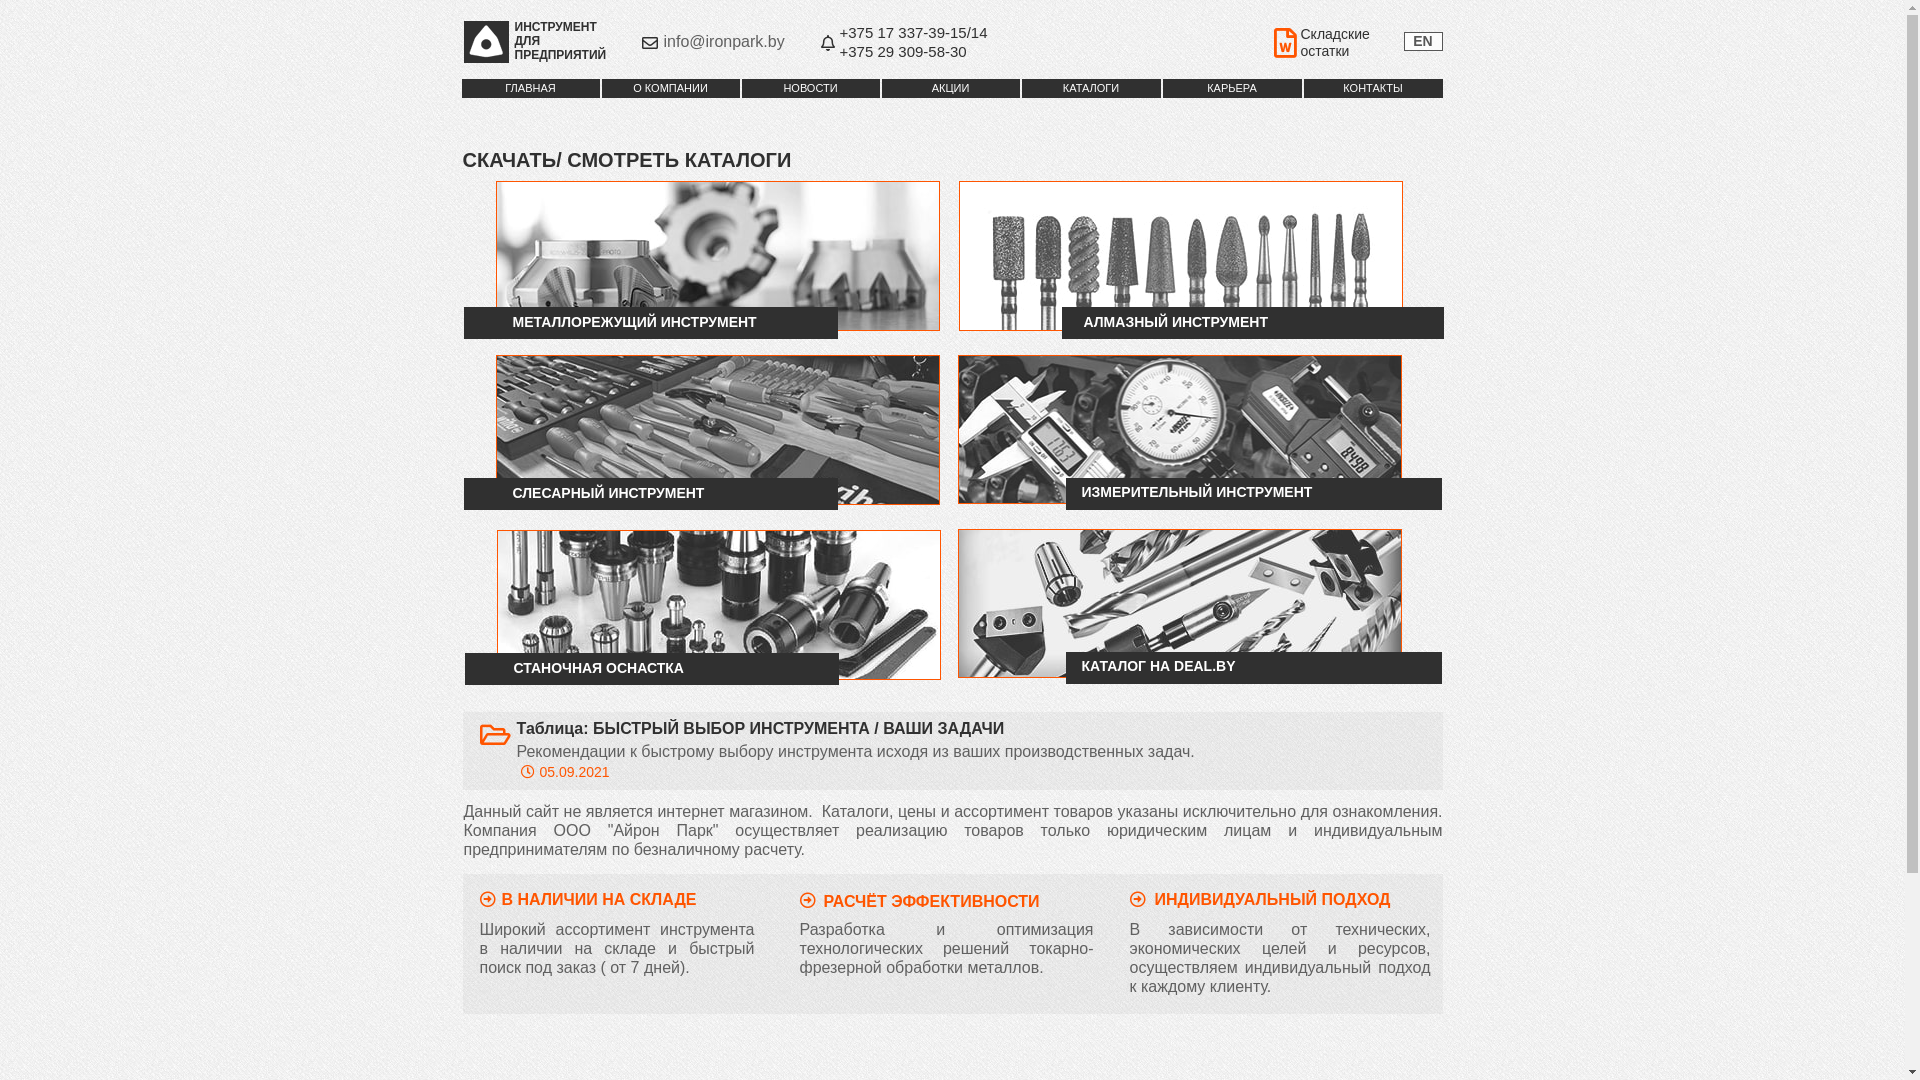  What do you see at coordinates (485, 41) in the screenshot?
I see `'Iron Park_Logo_insert'` at bounding box center [485, 41].